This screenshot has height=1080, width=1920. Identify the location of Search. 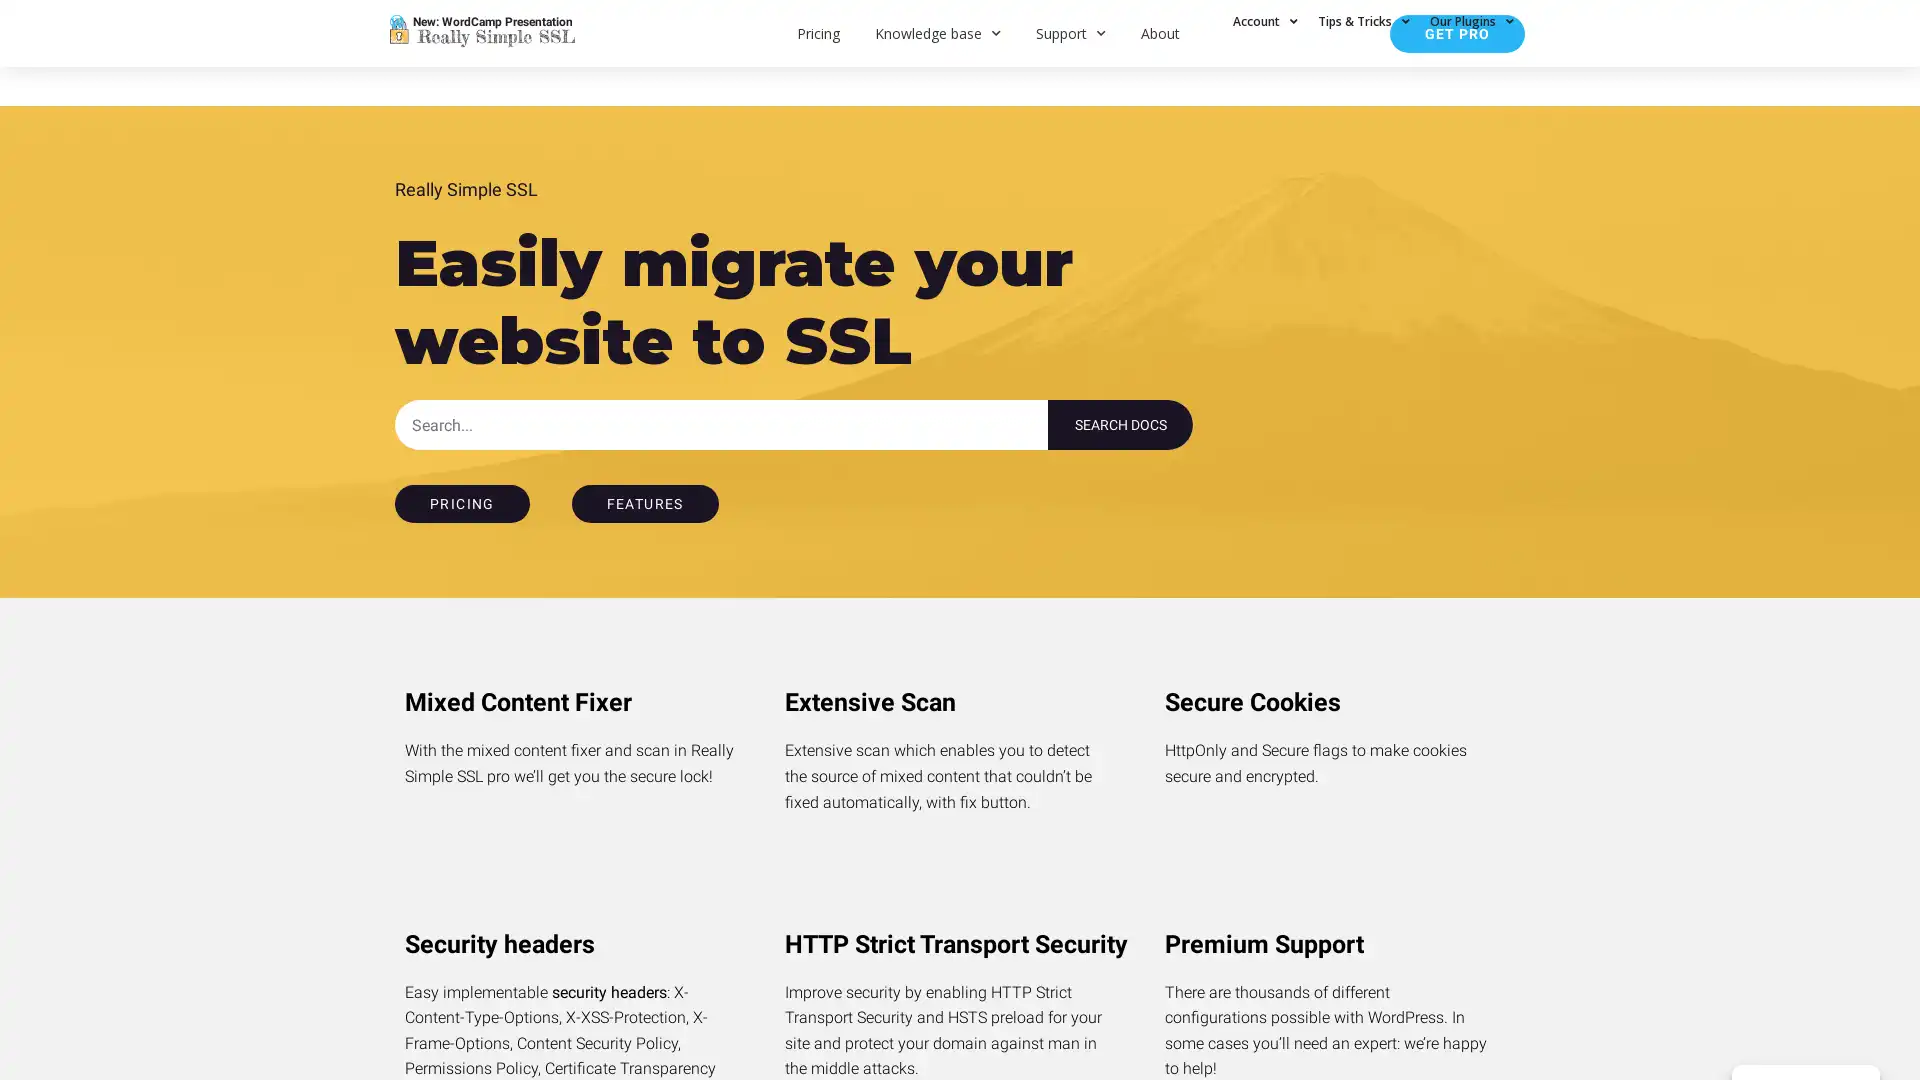
(1120, 423).